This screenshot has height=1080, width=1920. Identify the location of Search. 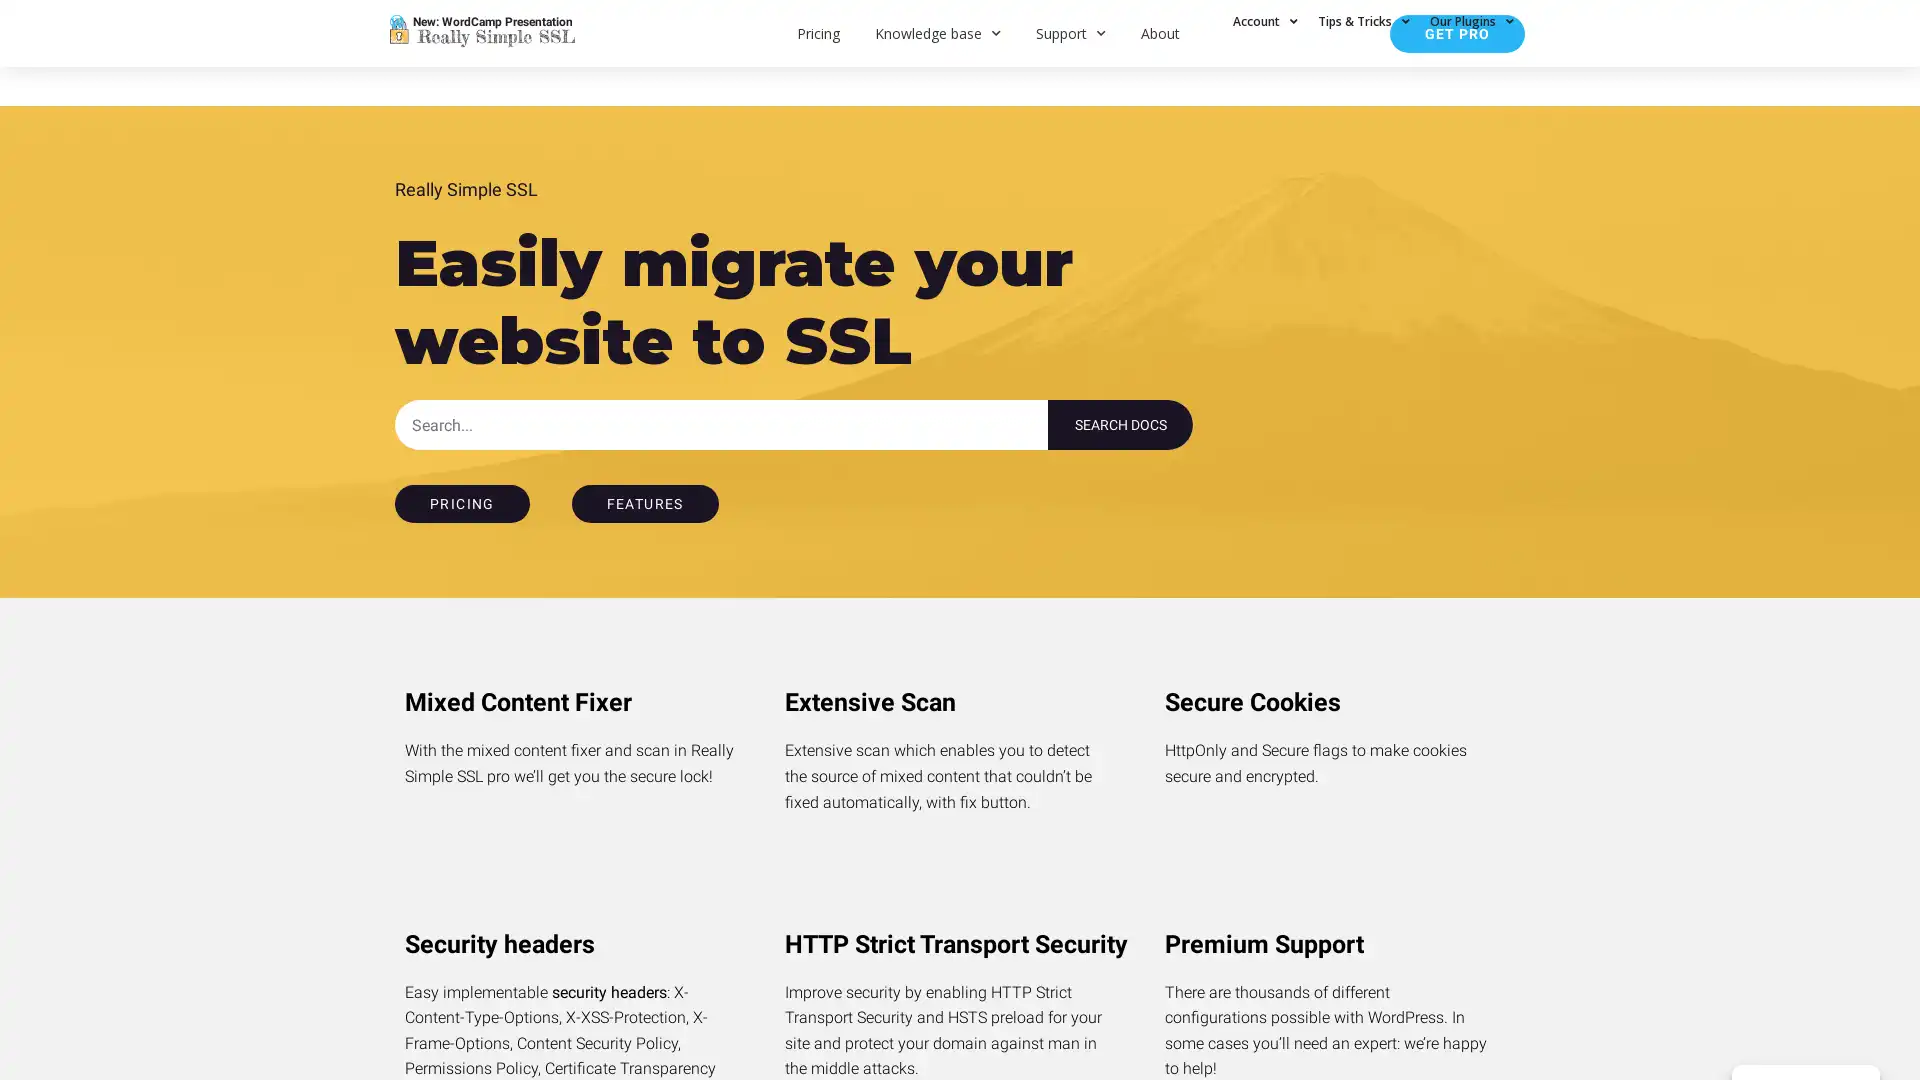
(1120, 423).